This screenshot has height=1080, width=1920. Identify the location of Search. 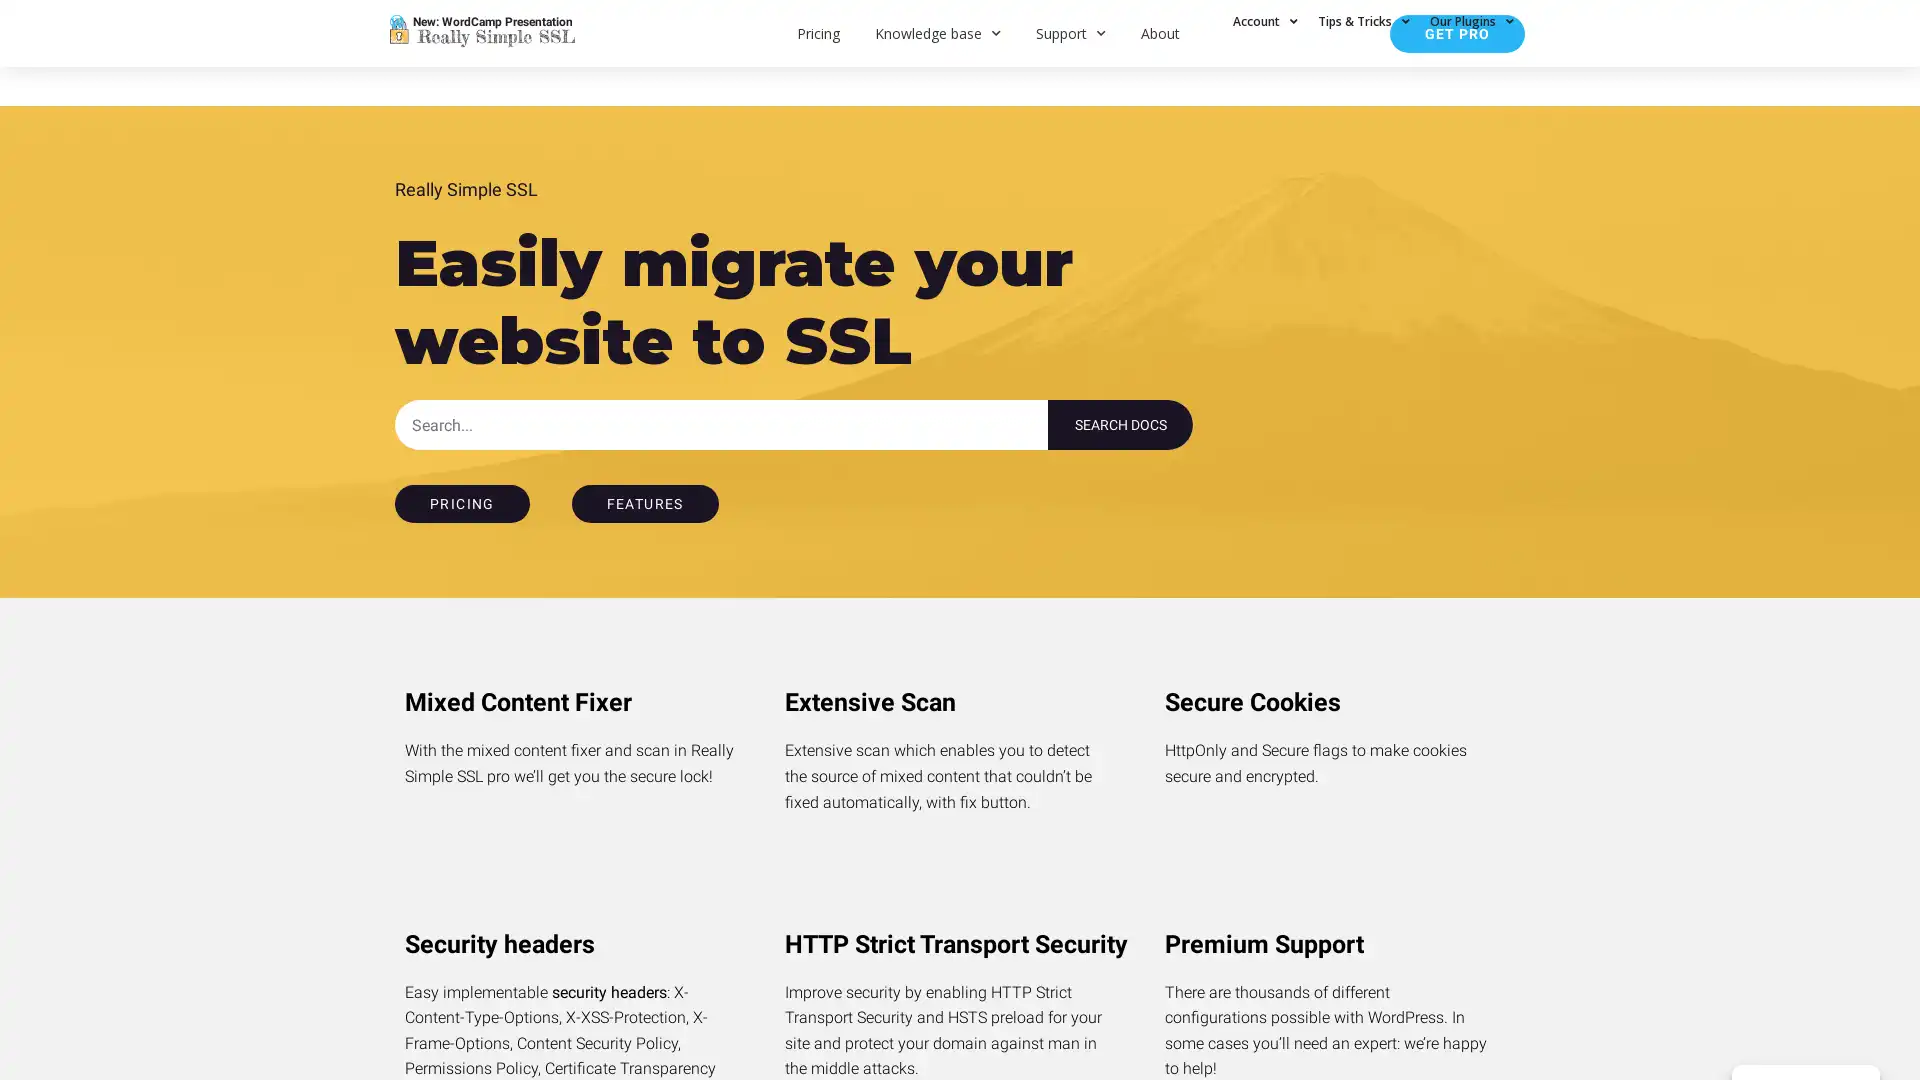
(1120, 423).